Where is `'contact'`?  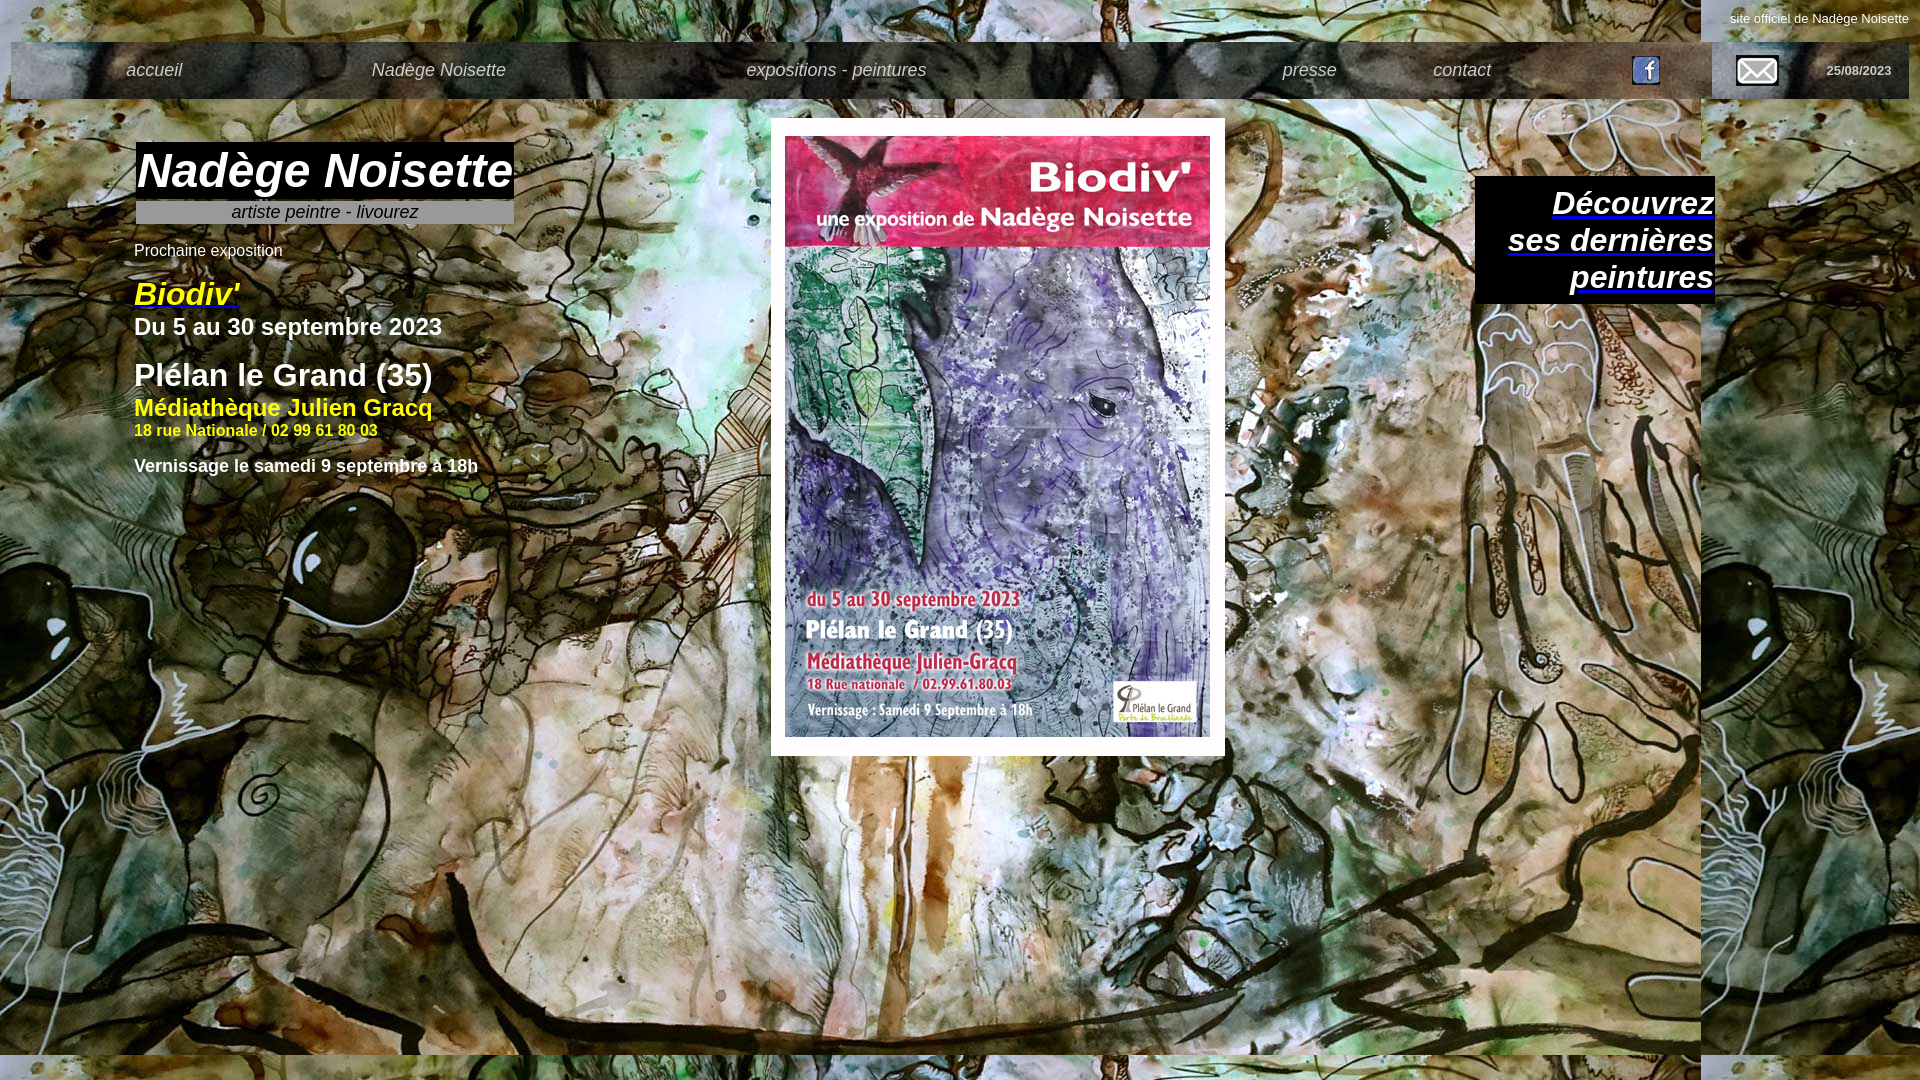 'contact' is located at coordinates (1462, 68).